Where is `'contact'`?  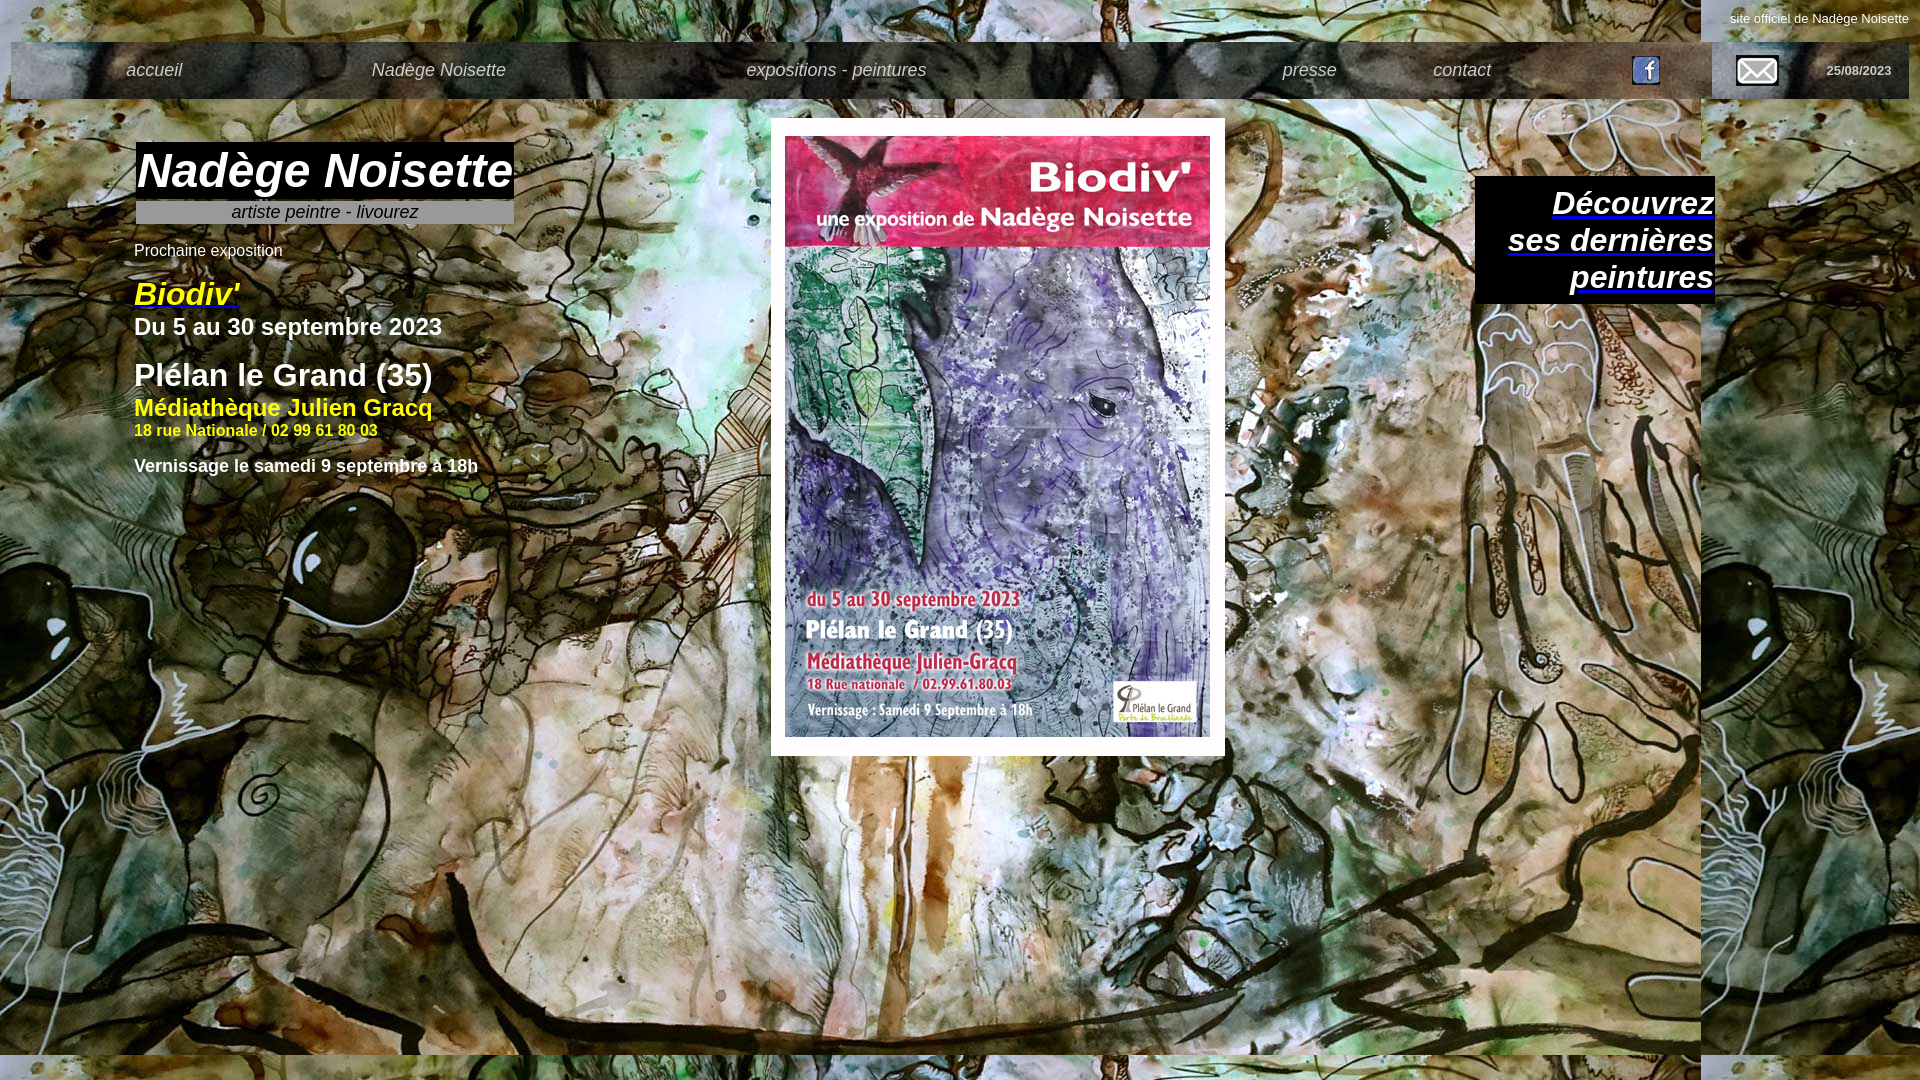 'contact' is located at coordinates (1462, 68).